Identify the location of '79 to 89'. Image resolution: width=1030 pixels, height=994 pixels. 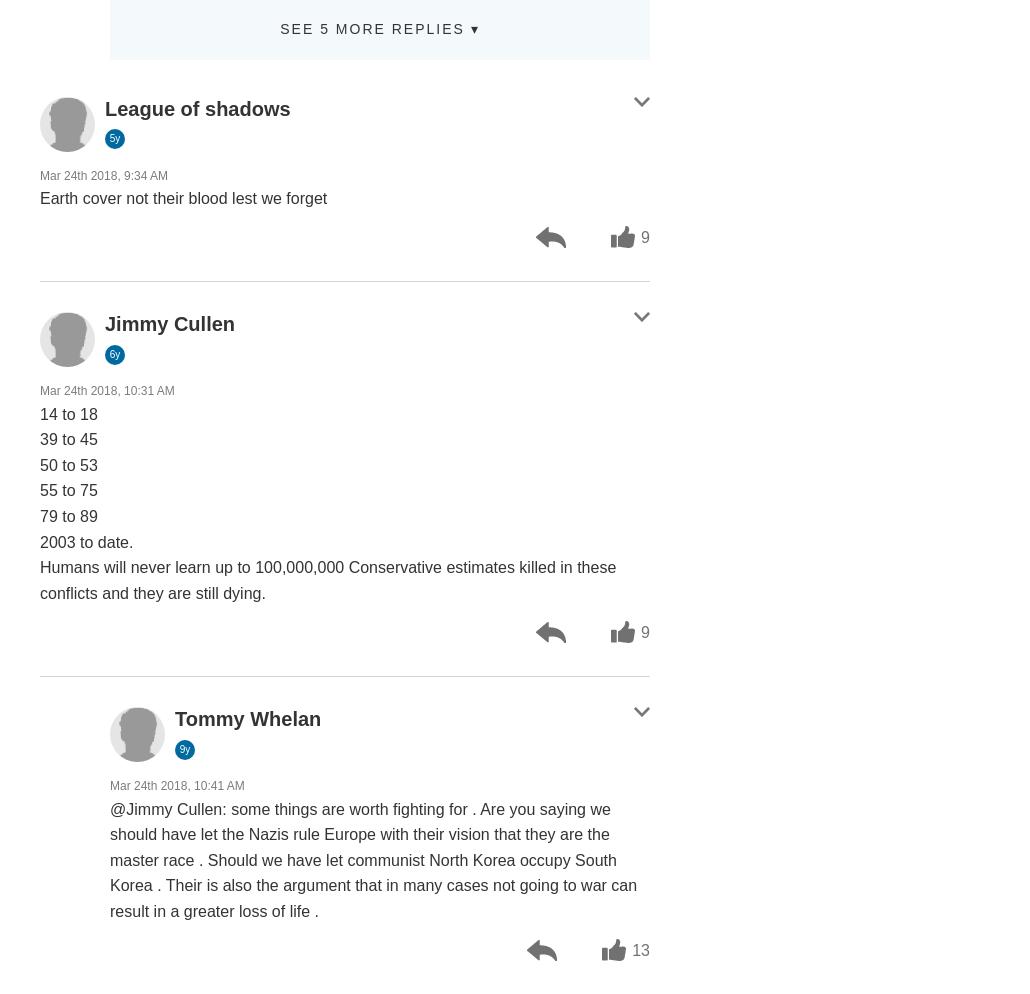
(68, 515).